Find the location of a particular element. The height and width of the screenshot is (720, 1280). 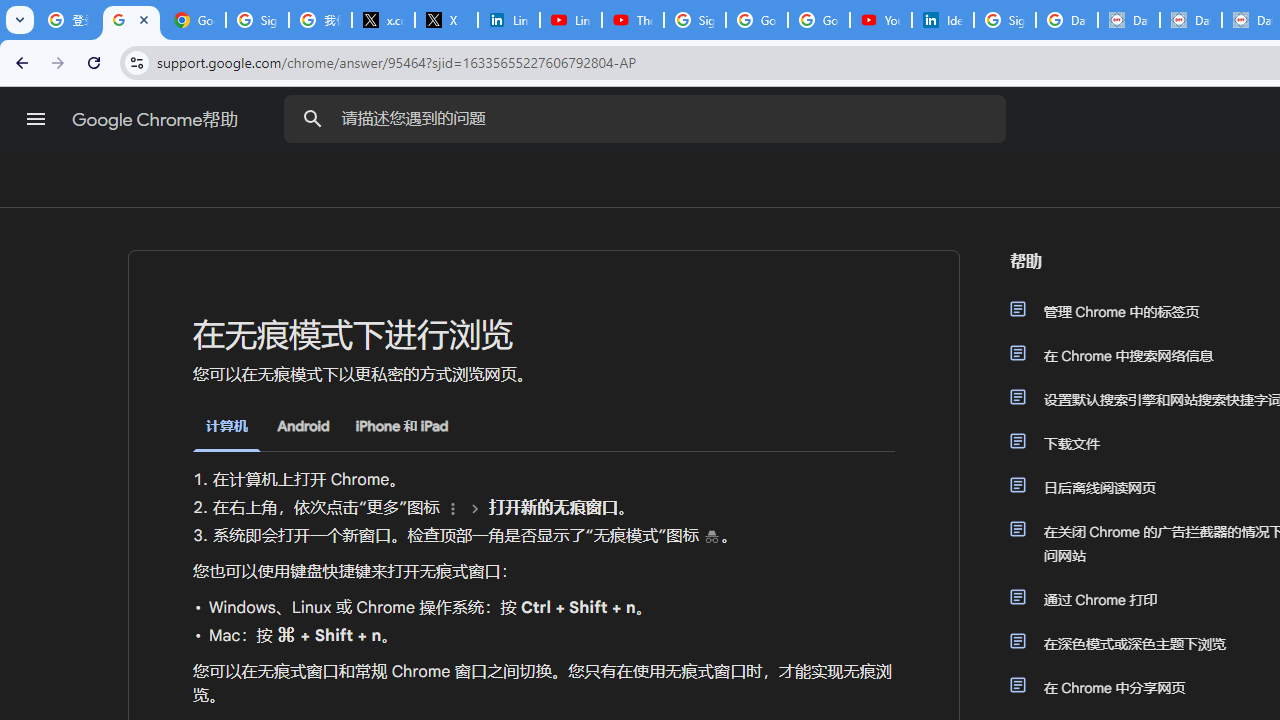

'LinkedIn Privacy Policy' is located at coordinates (508, 20).